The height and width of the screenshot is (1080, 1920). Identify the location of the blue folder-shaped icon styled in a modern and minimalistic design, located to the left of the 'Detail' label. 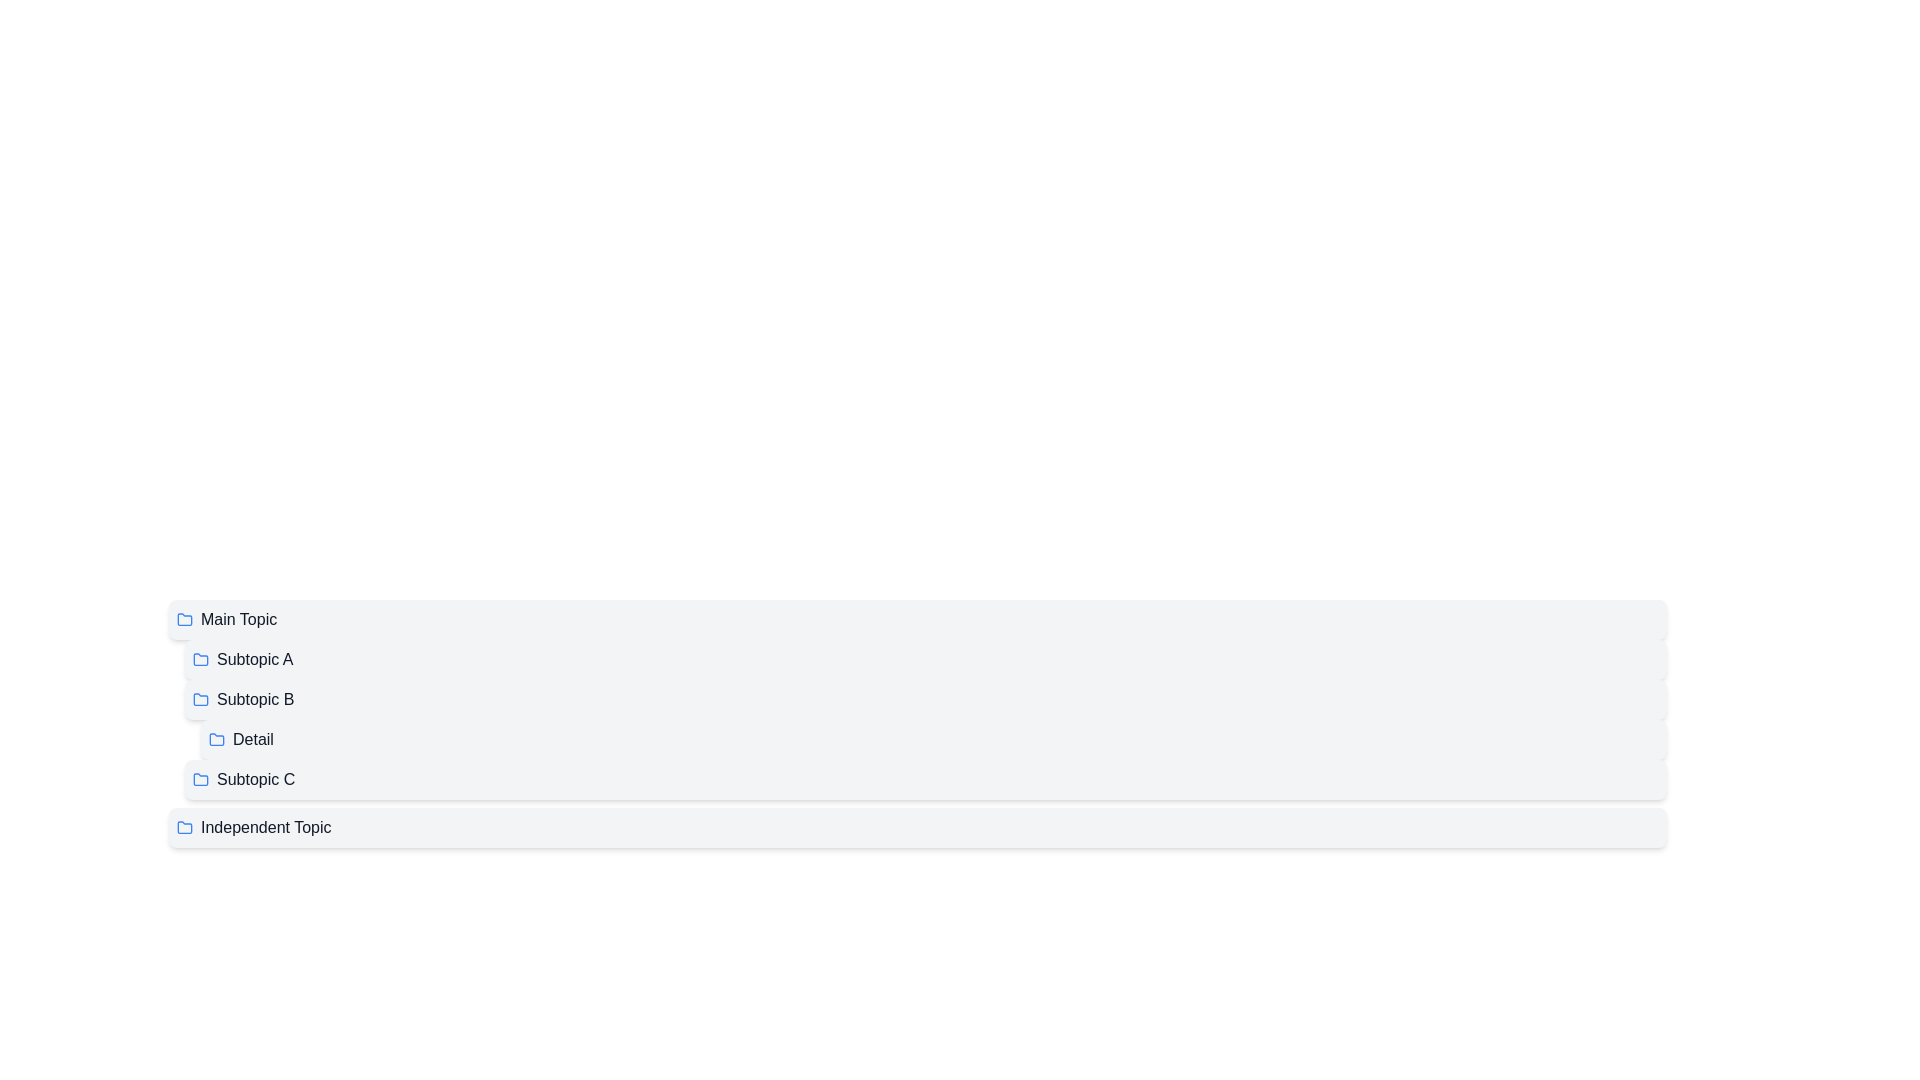
(216, 740).